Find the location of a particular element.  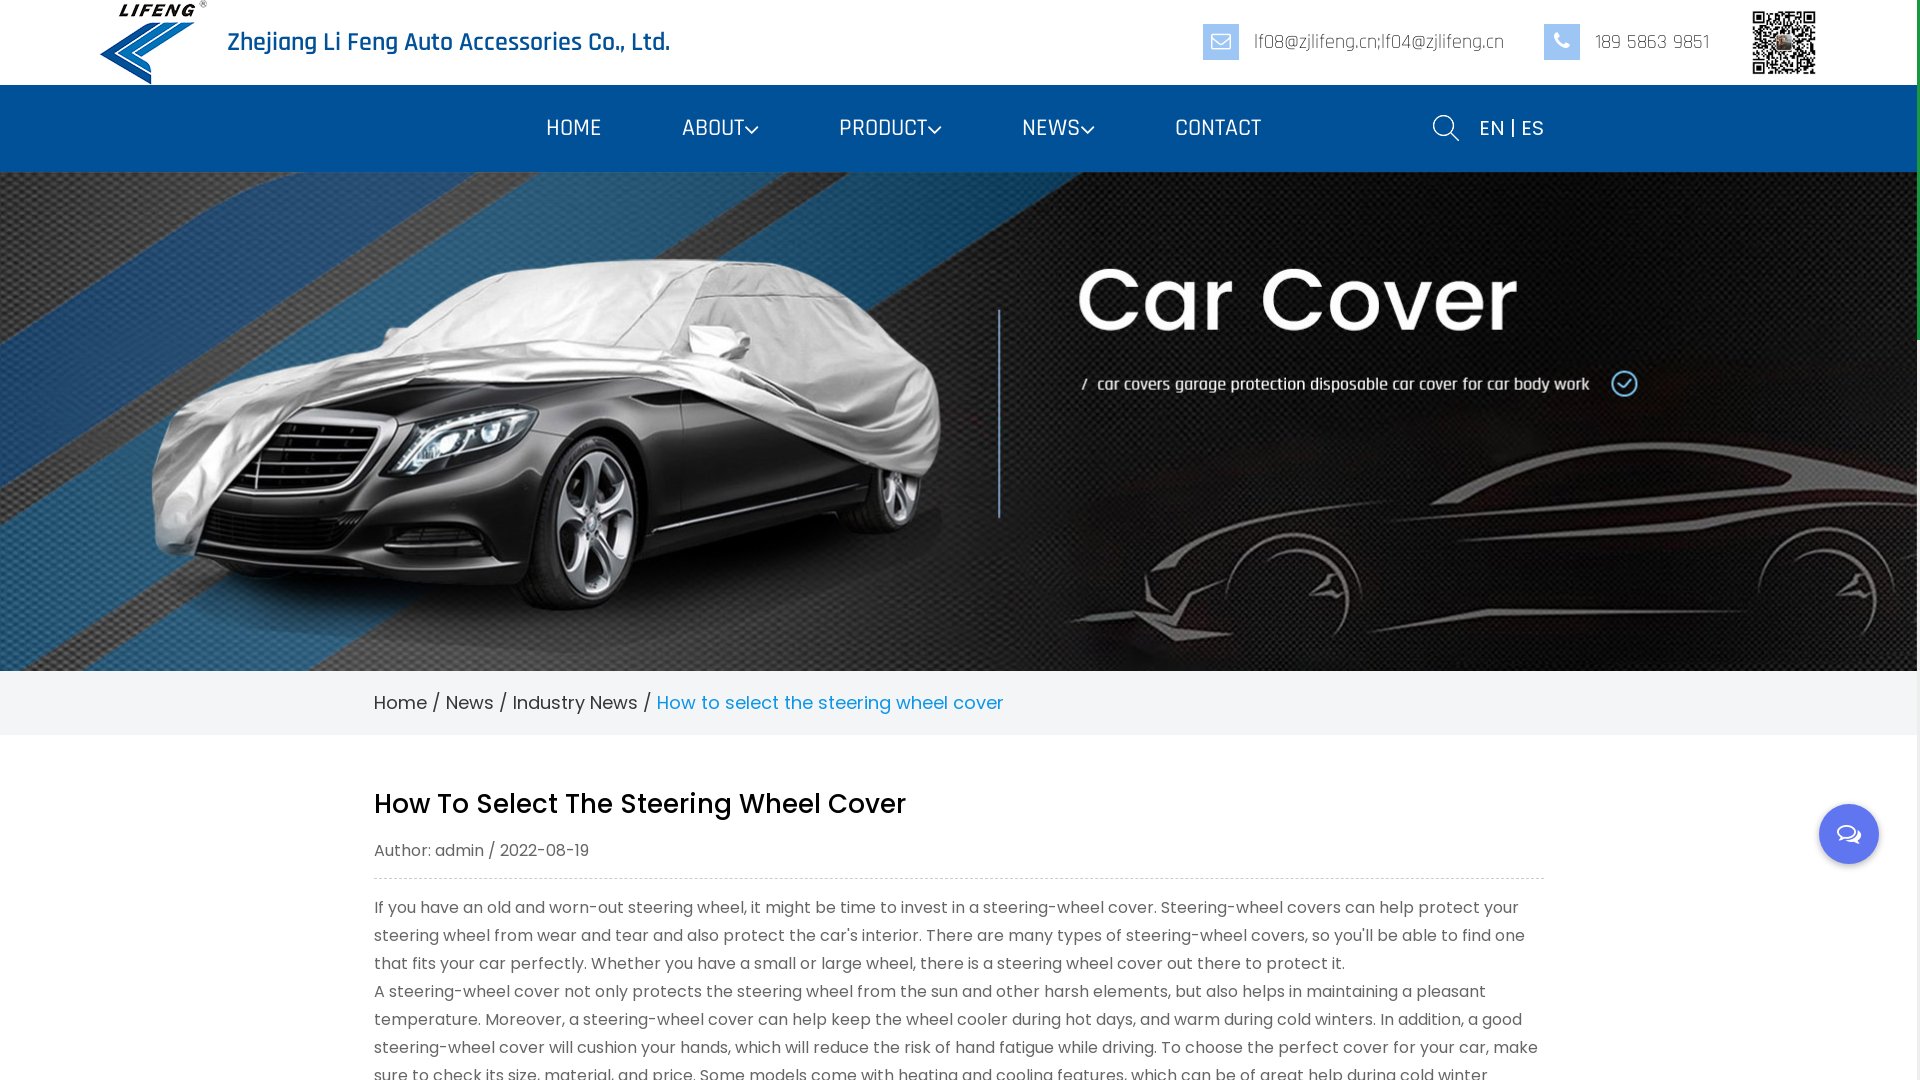

'Industry News' is located at coordinates (573, 701).